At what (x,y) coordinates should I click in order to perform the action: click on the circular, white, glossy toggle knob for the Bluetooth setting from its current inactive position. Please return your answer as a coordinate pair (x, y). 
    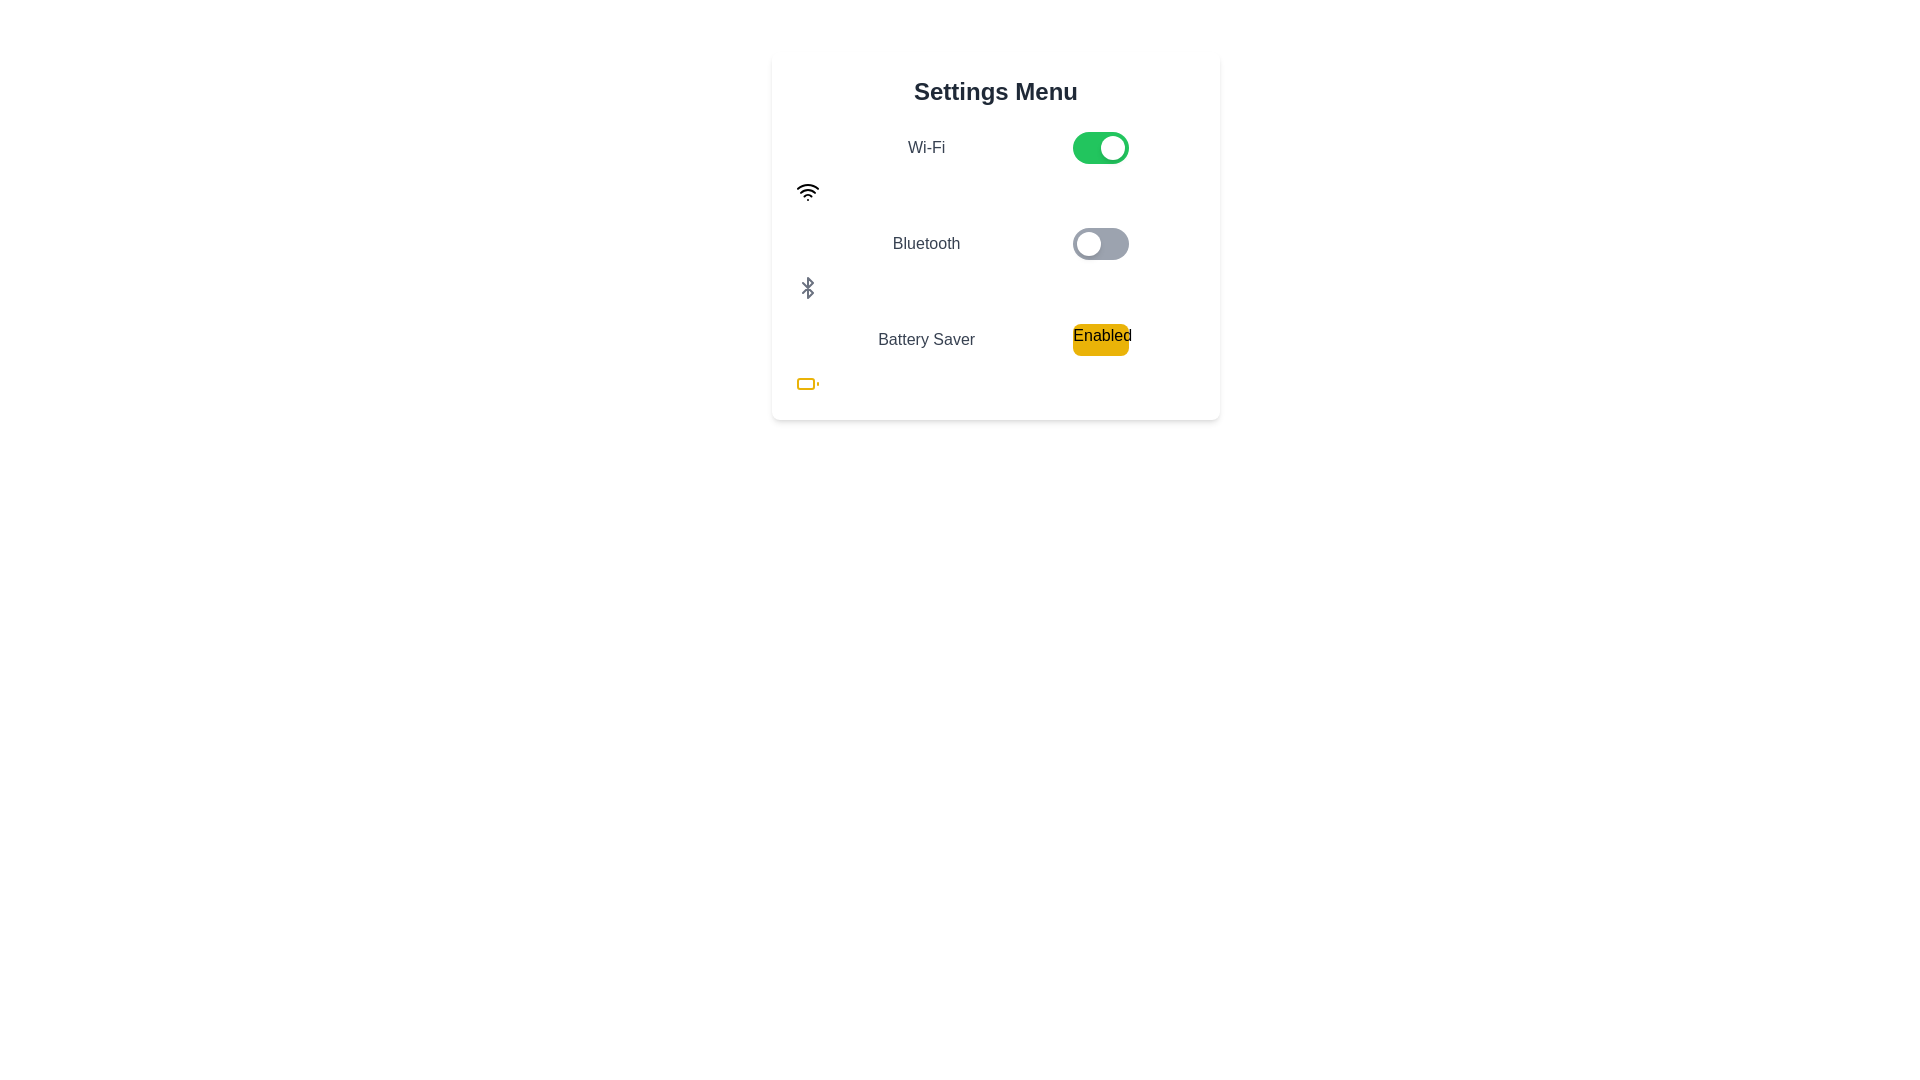
    Looking at the image, I should click on (1088, 242).